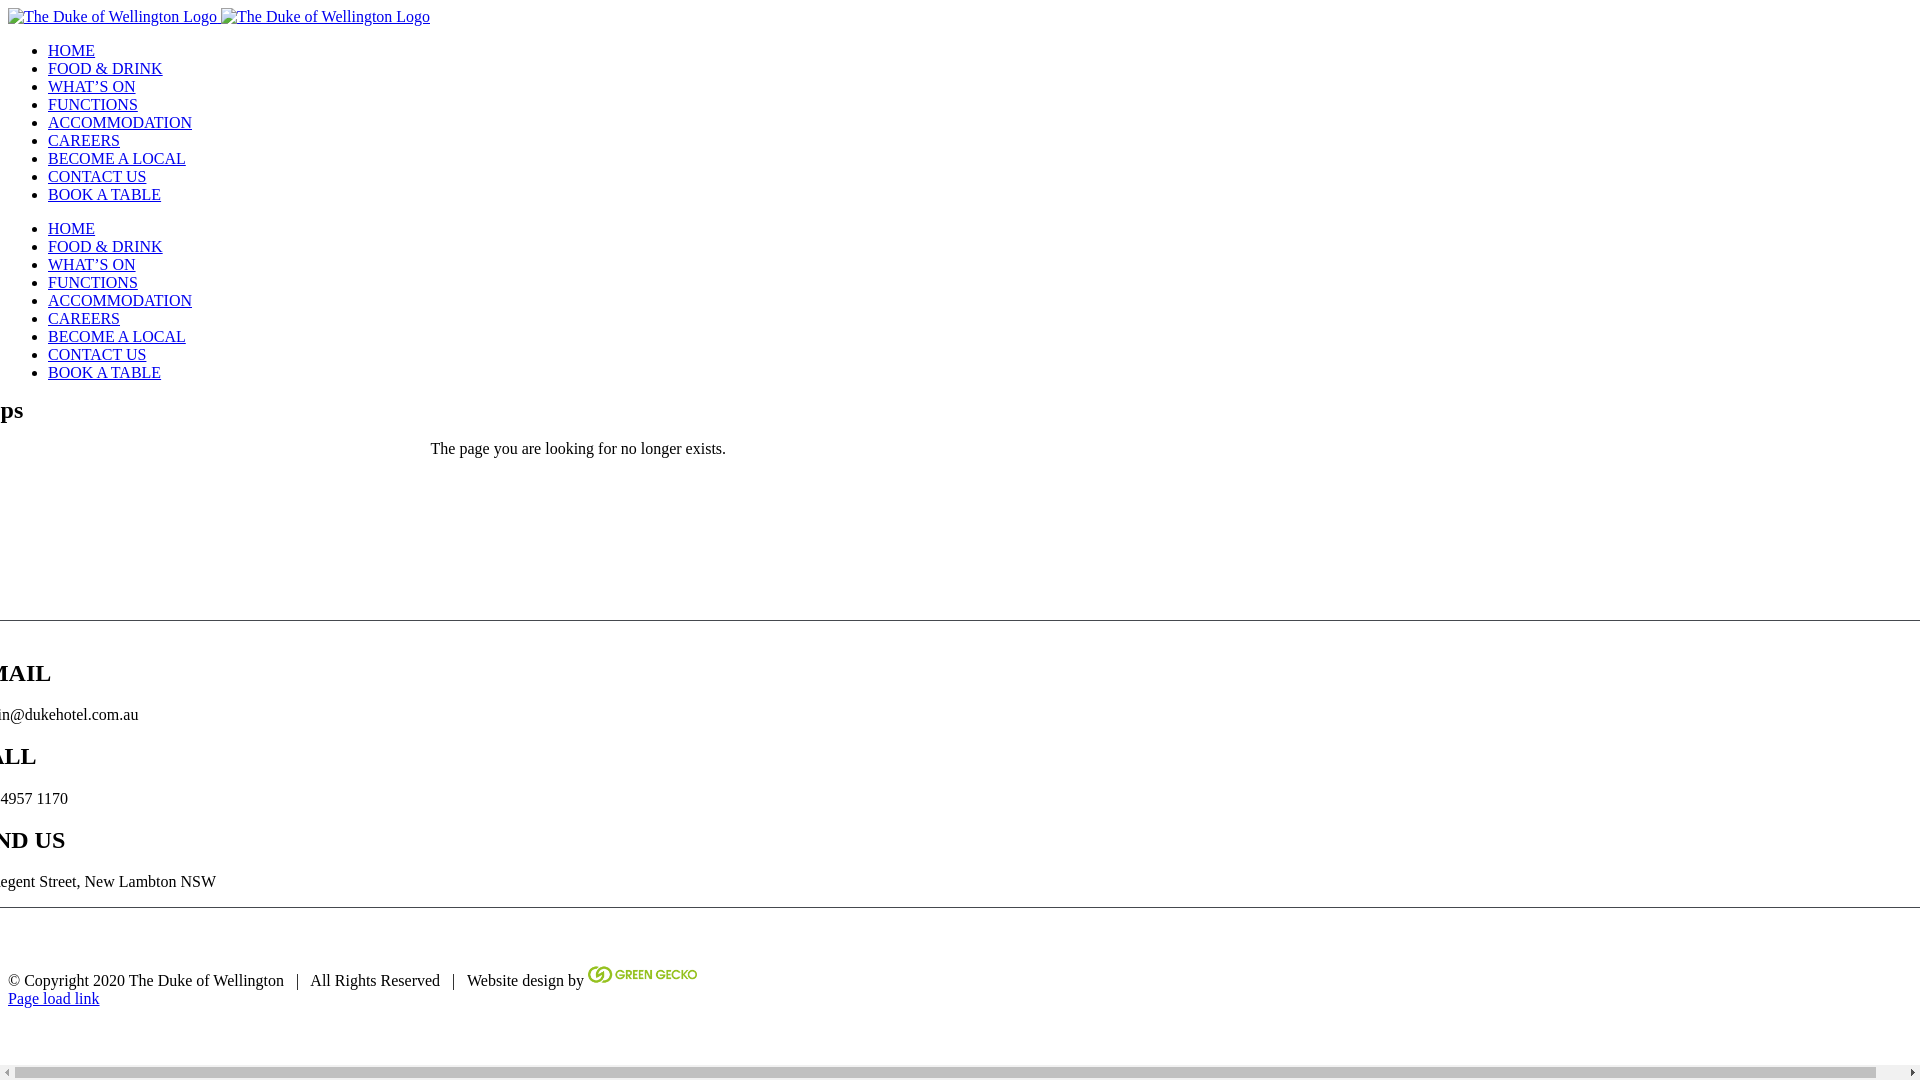 This screenshot has width=1920, height=1080. I want to click on 'CAREERS', so click(82, 317).